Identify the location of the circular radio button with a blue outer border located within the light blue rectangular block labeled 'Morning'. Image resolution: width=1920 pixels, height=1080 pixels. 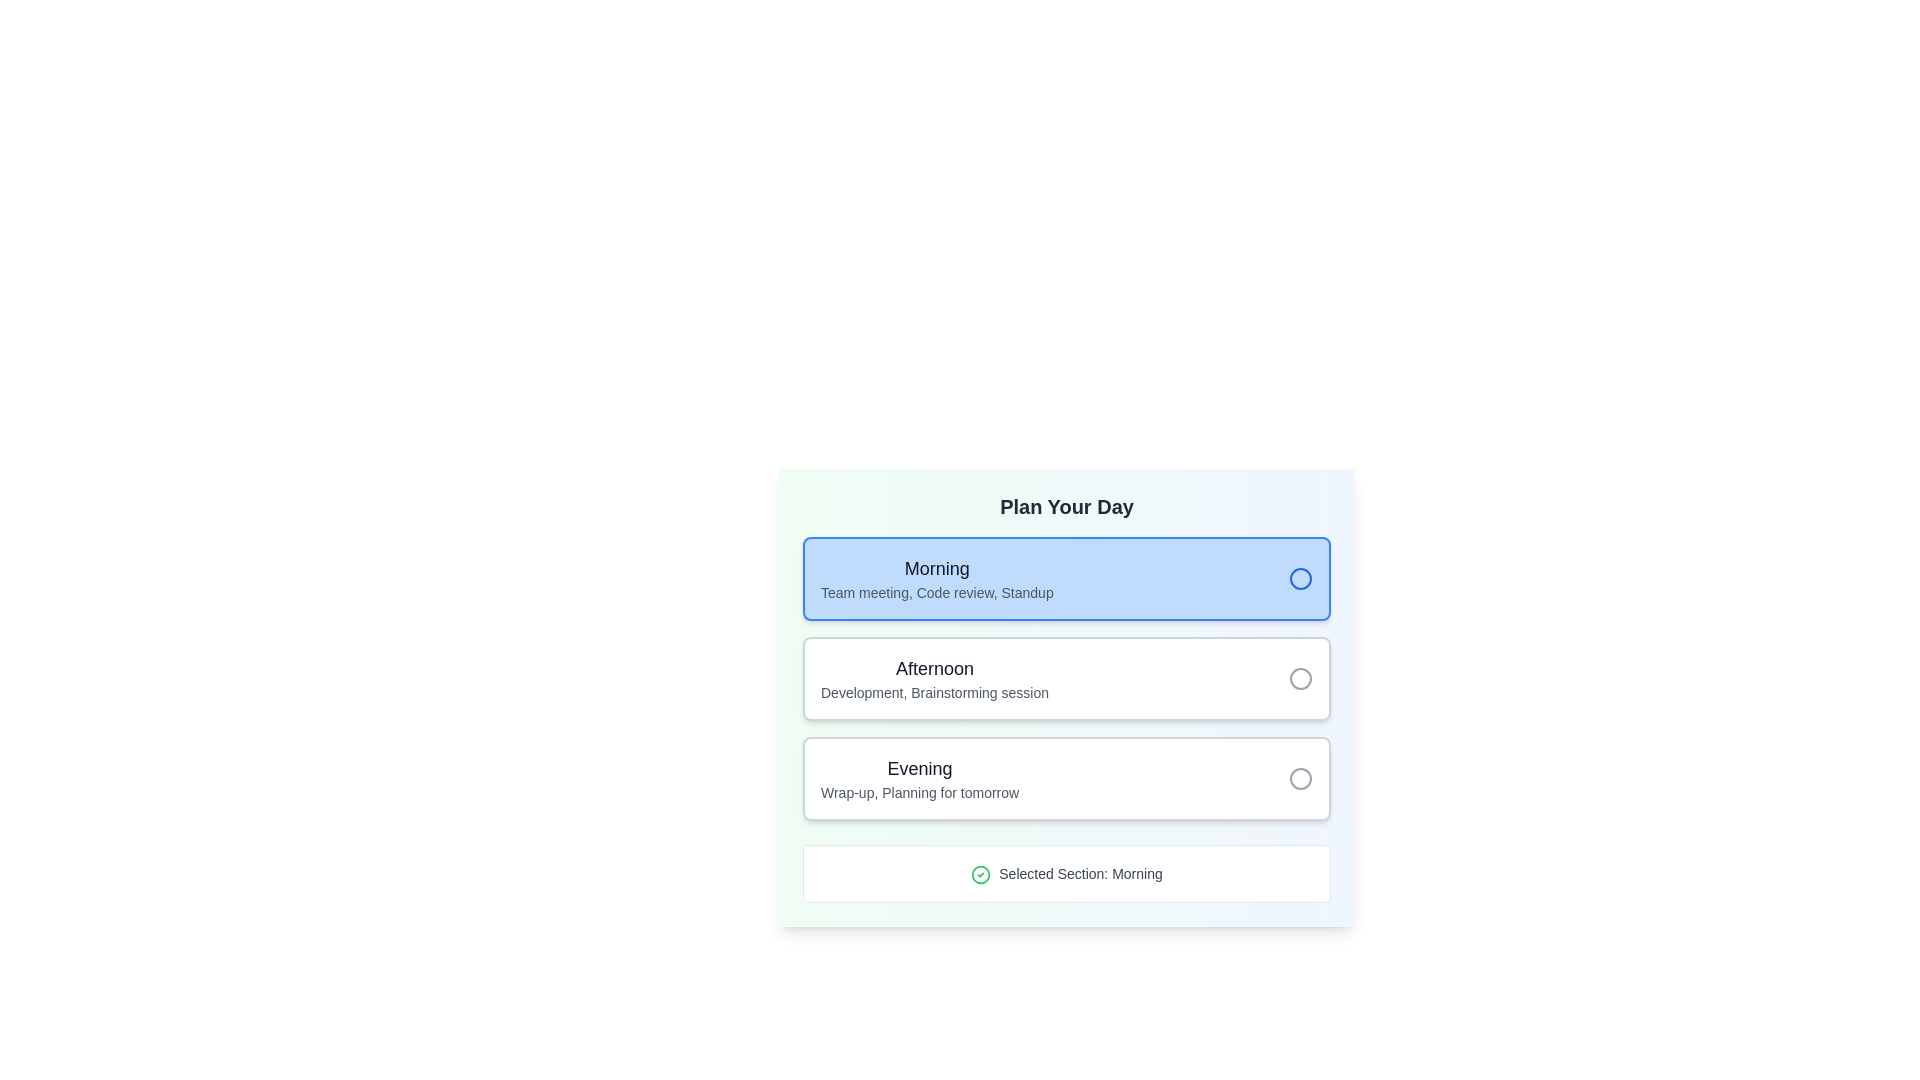
(1300, 578).